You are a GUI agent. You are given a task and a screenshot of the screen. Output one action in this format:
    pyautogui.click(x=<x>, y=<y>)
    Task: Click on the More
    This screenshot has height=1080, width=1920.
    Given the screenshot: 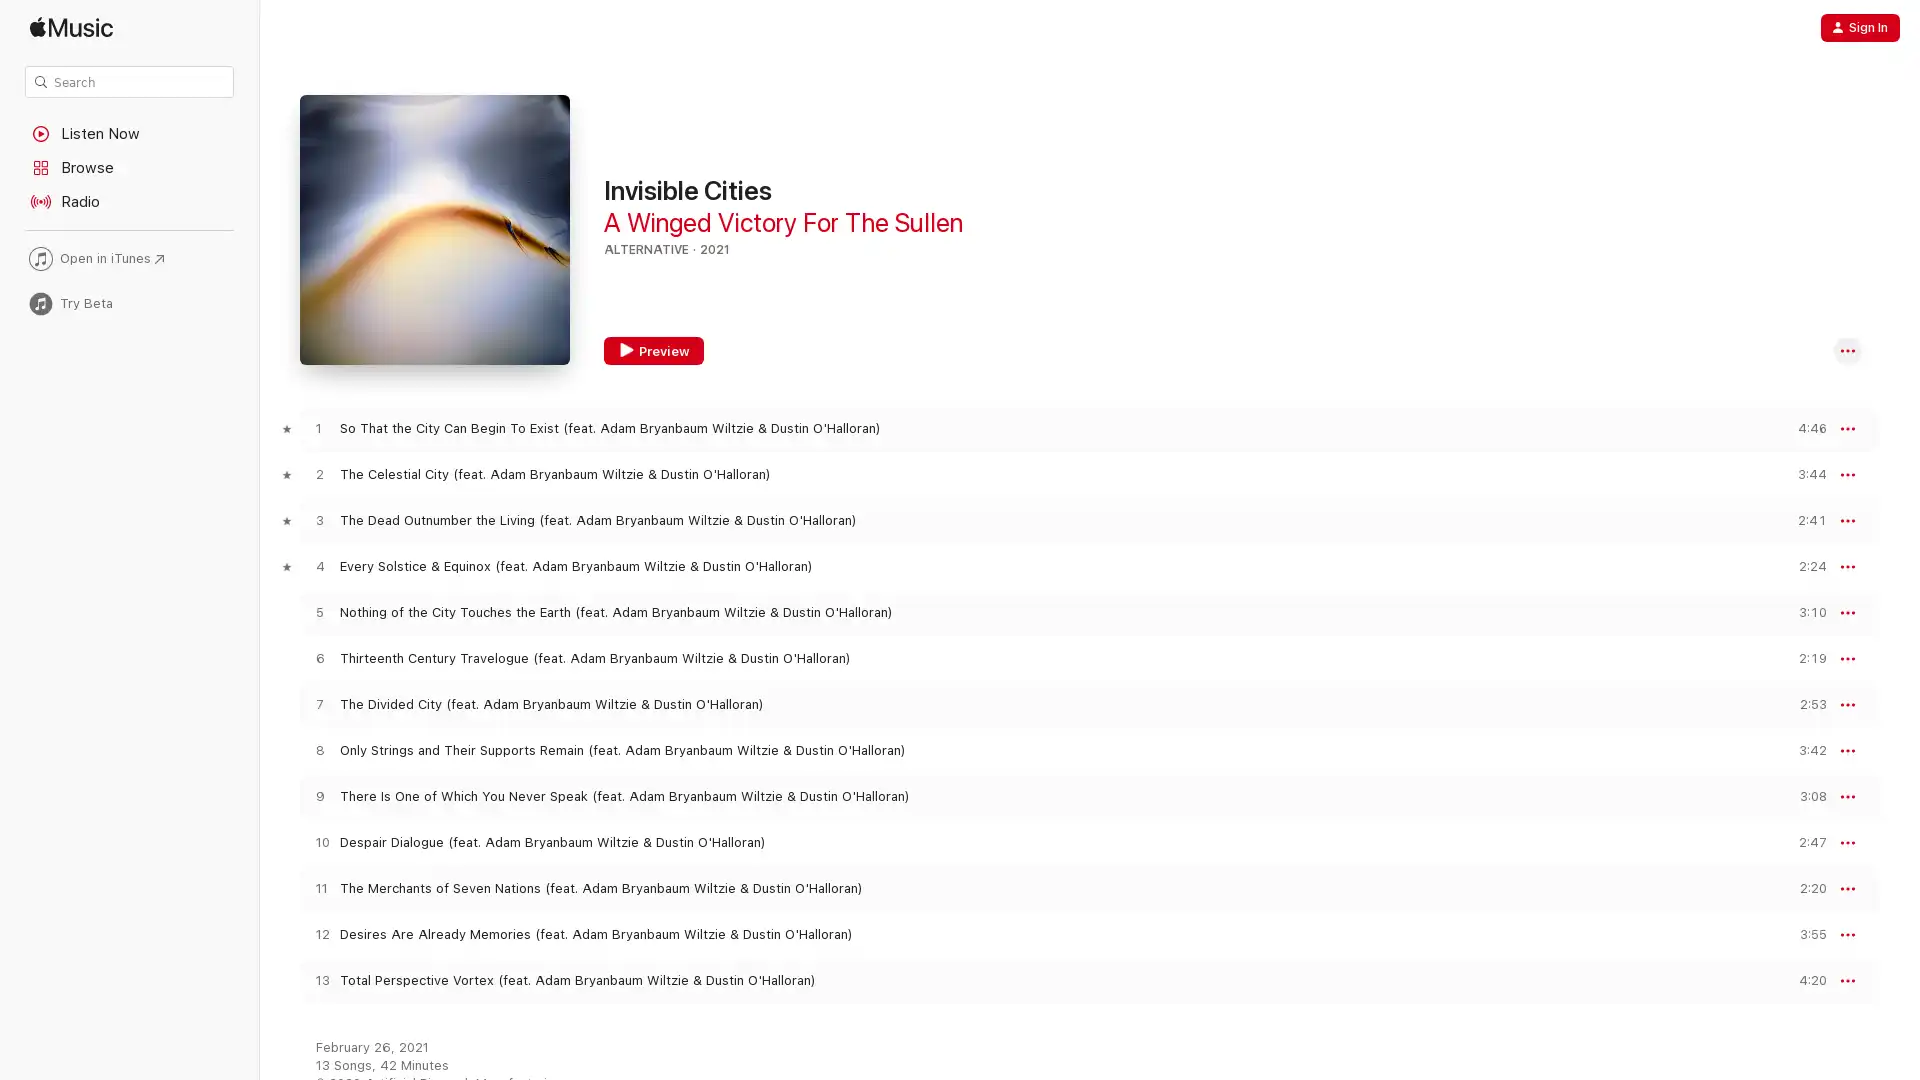 What is the action you would take?
    pyautogui.click(x=1847, y=751)
    